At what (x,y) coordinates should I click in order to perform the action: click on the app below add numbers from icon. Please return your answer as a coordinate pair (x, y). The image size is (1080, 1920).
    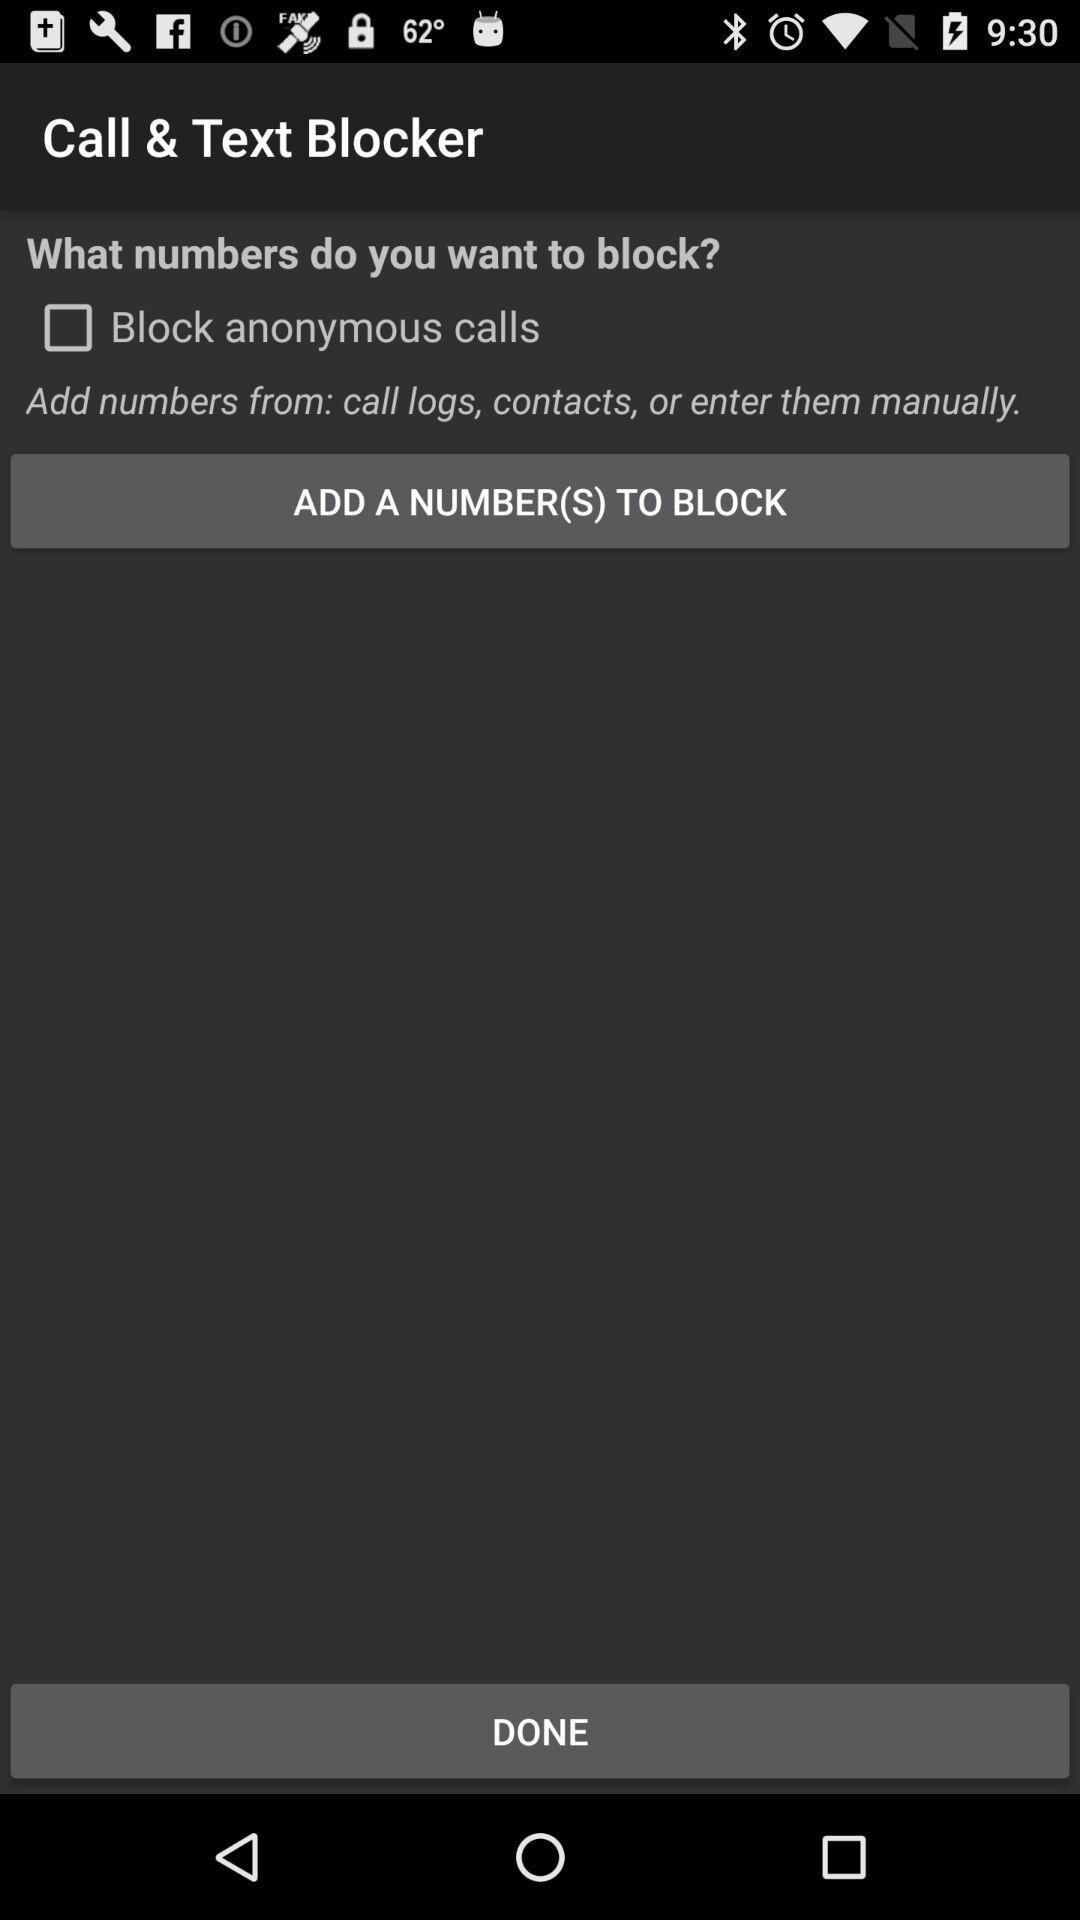
    Looking at the image, I should click on (540, 500).